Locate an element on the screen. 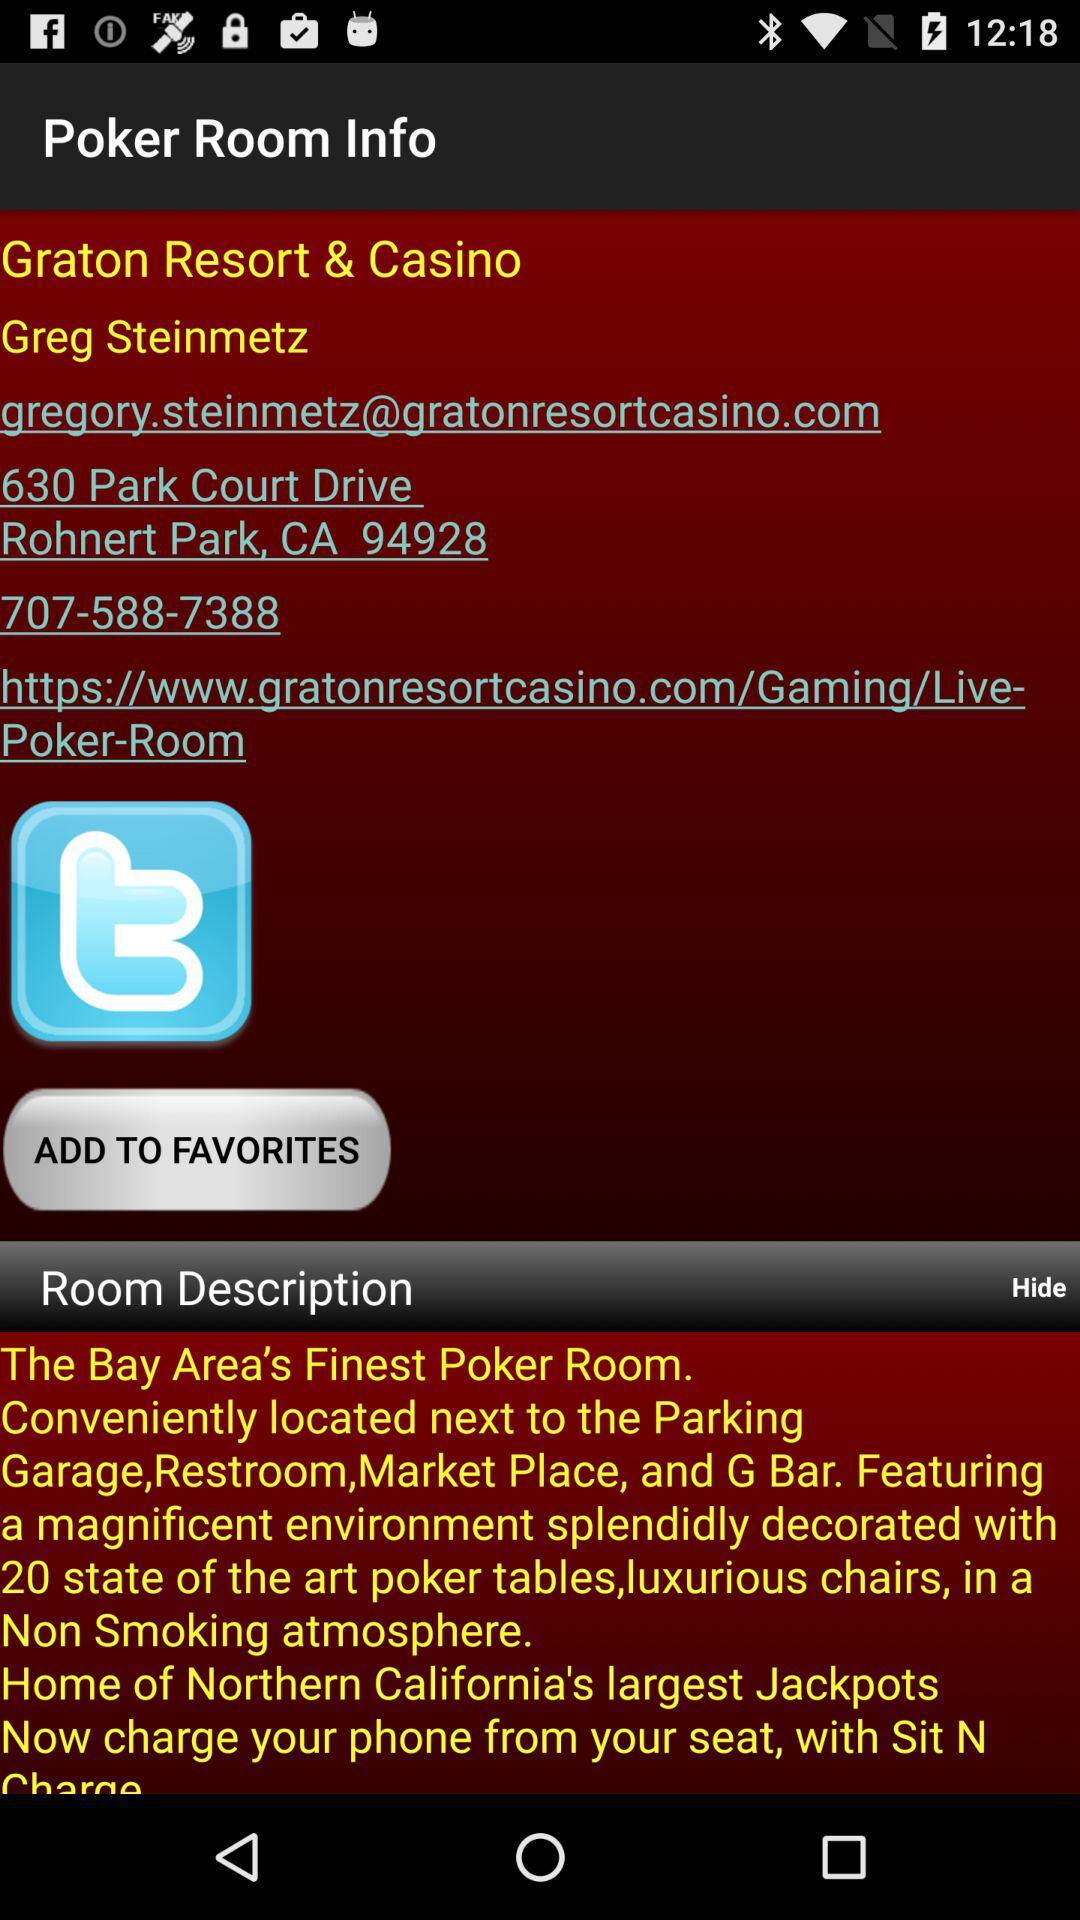  630 park court app is located at coordinates (243, 503).